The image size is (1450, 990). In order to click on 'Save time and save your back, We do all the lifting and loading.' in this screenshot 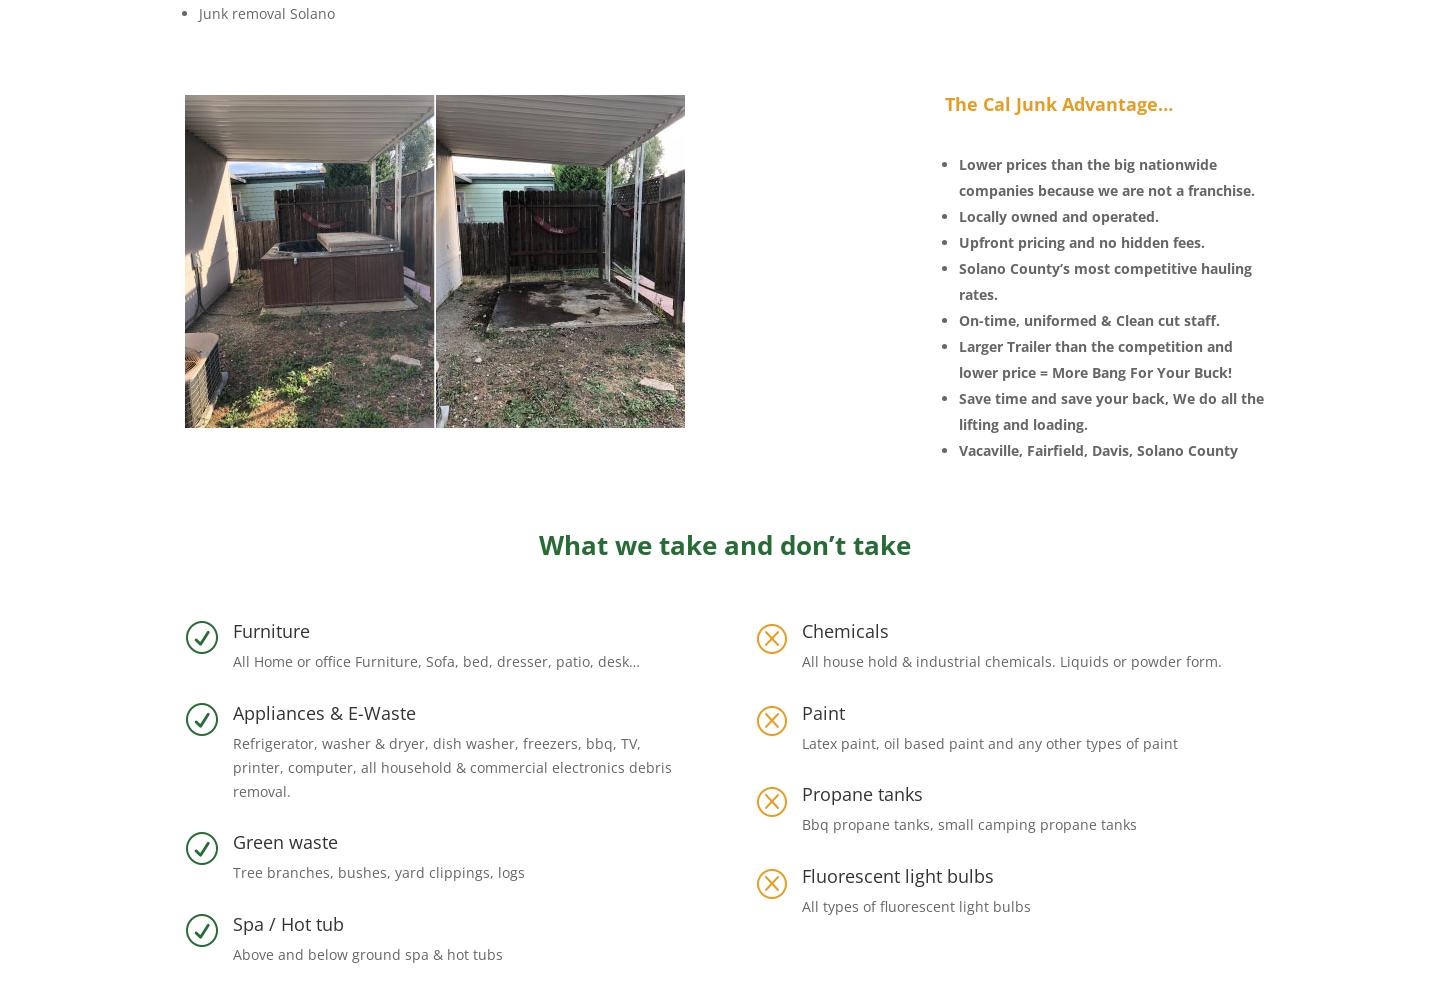, I will do `click(1109, 410)`.